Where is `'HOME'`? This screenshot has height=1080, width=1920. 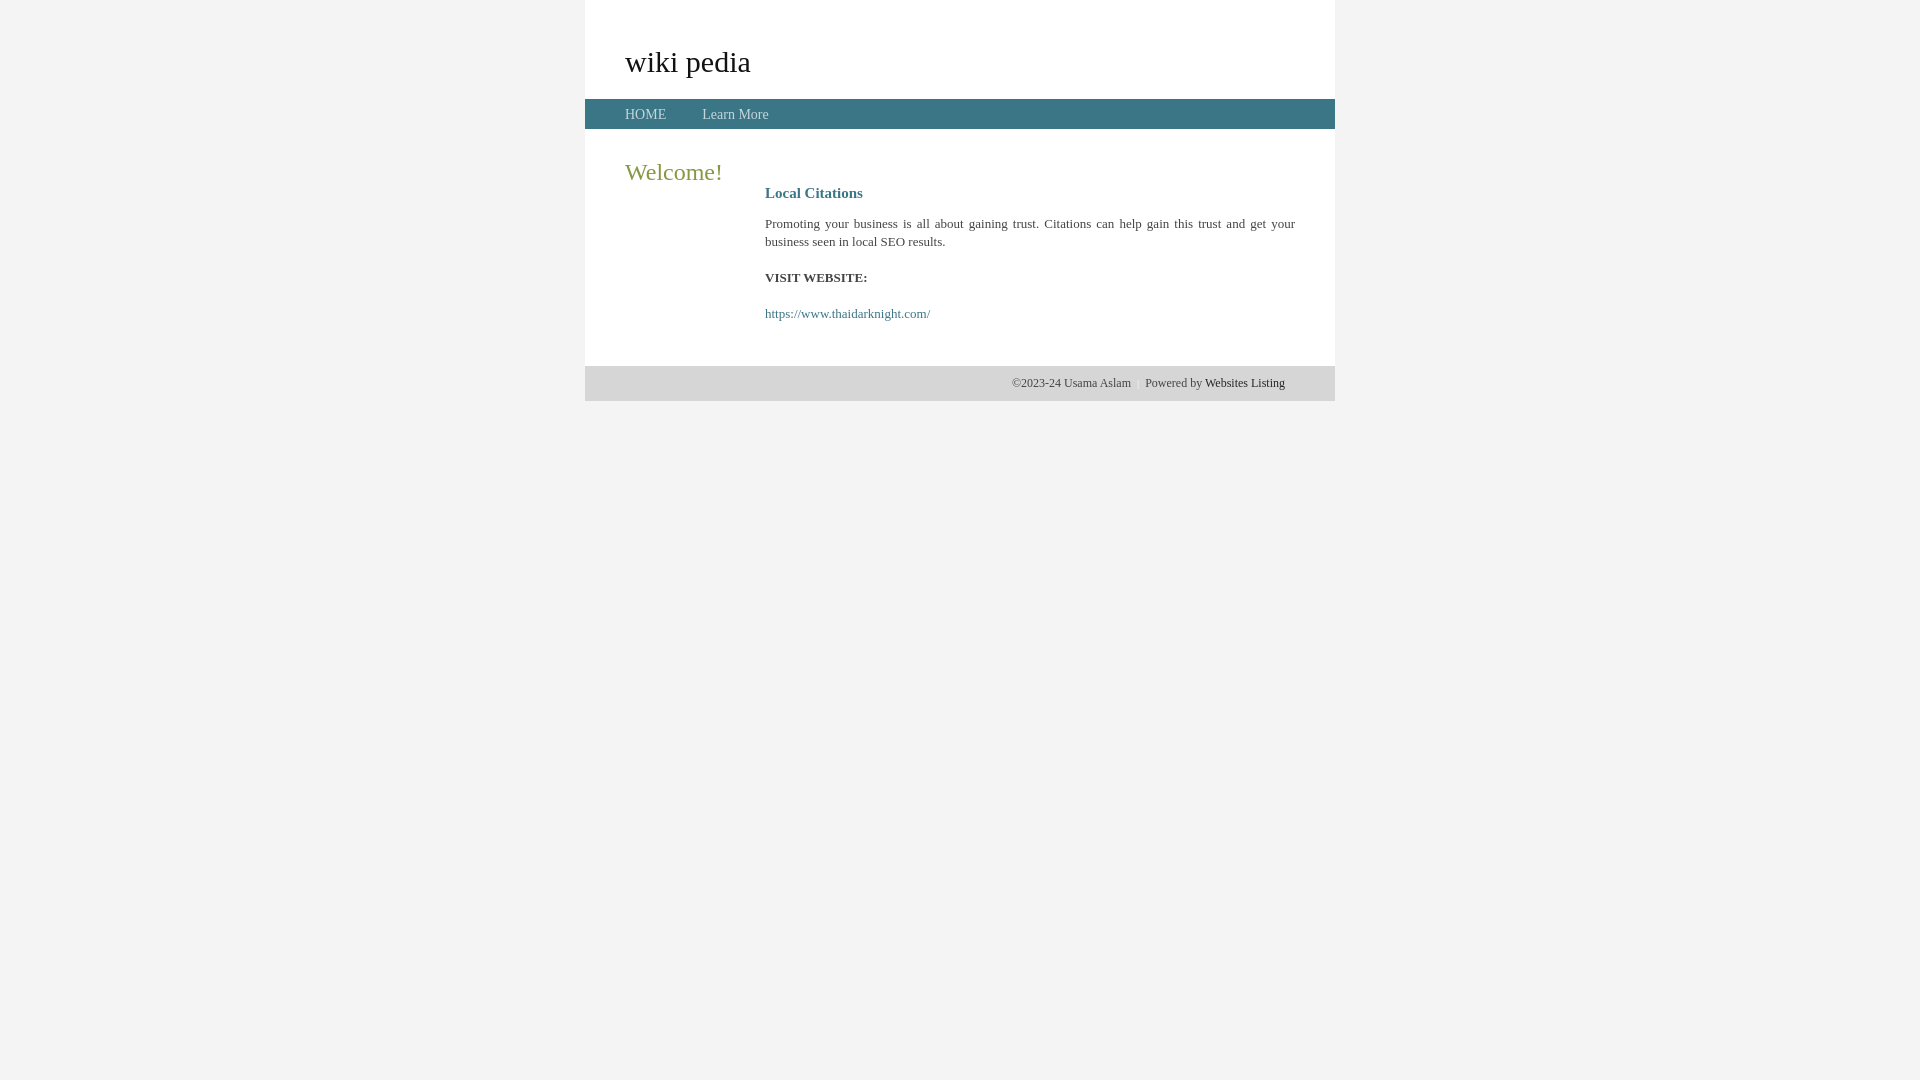 'HOME' is located at coordinates (645, 114).